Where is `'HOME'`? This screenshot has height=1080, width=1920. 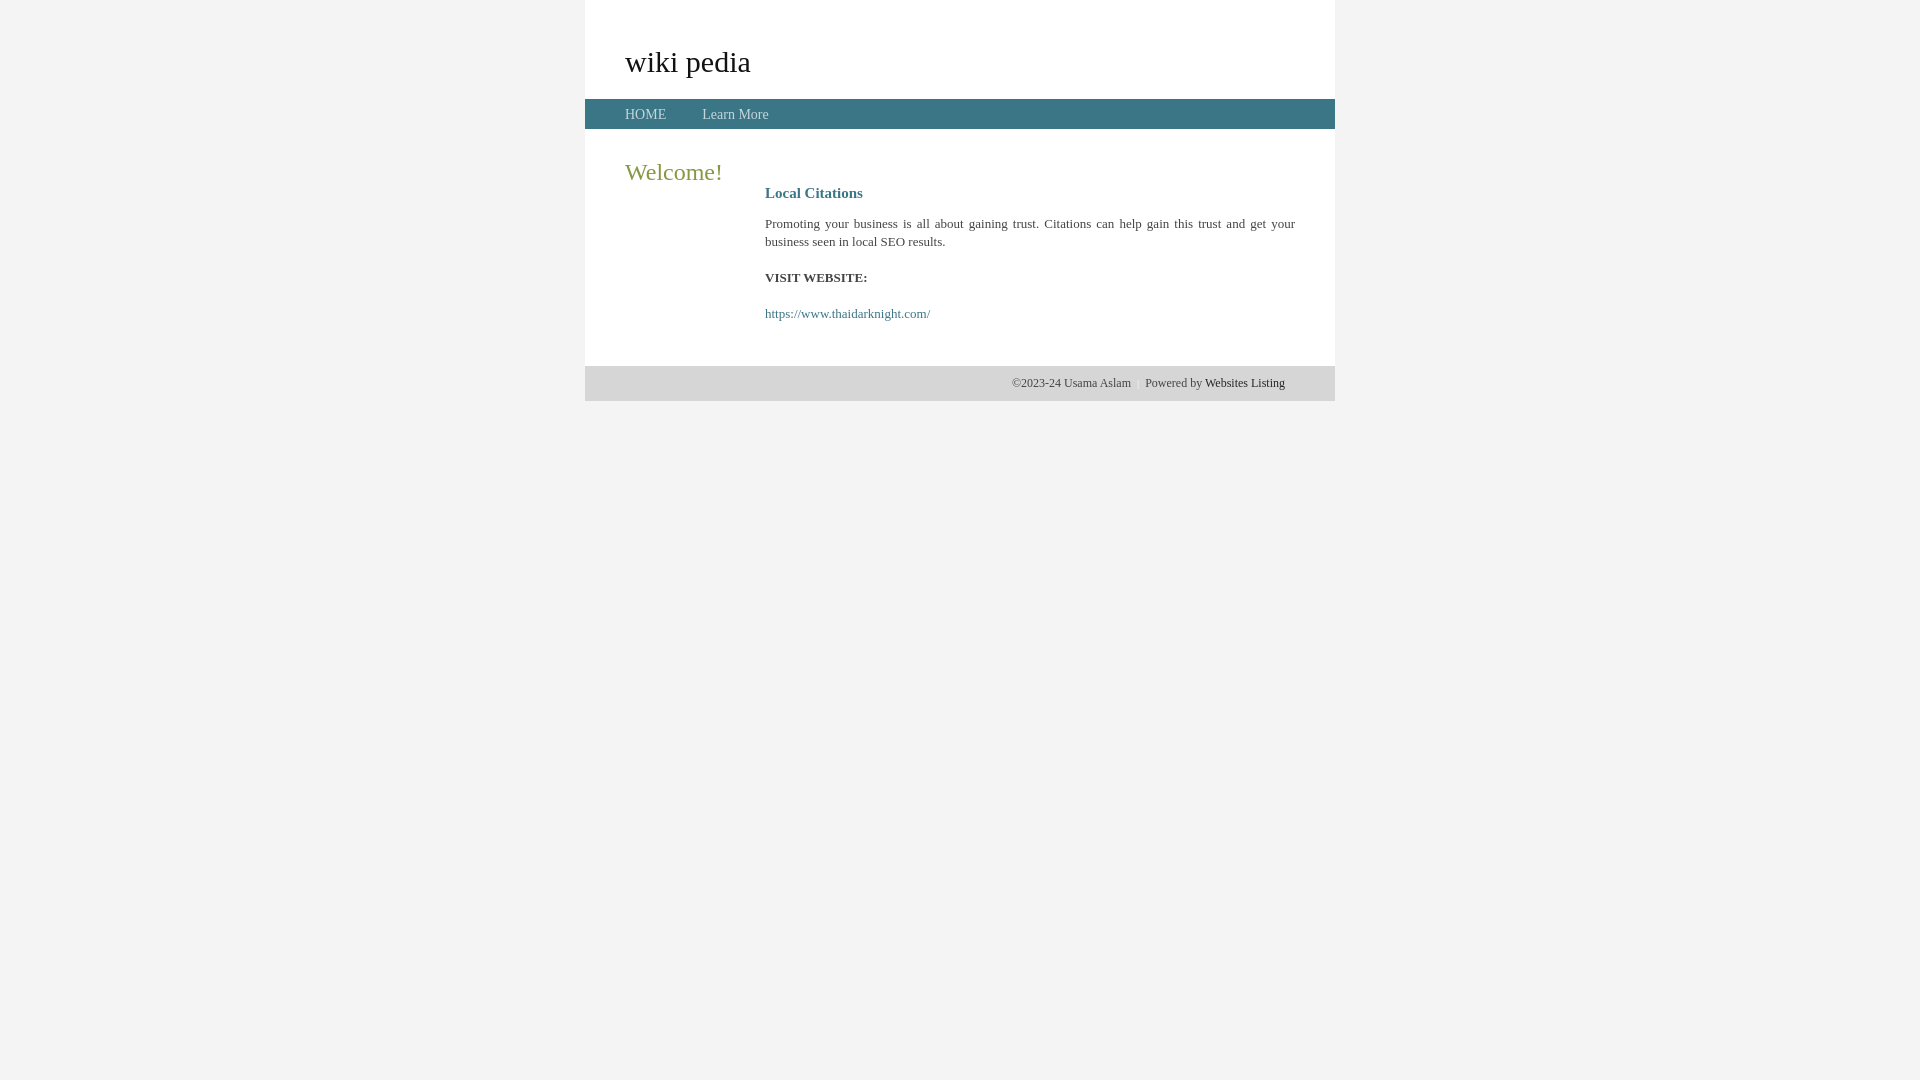 'HOME' is located at coordinates (645, 114).